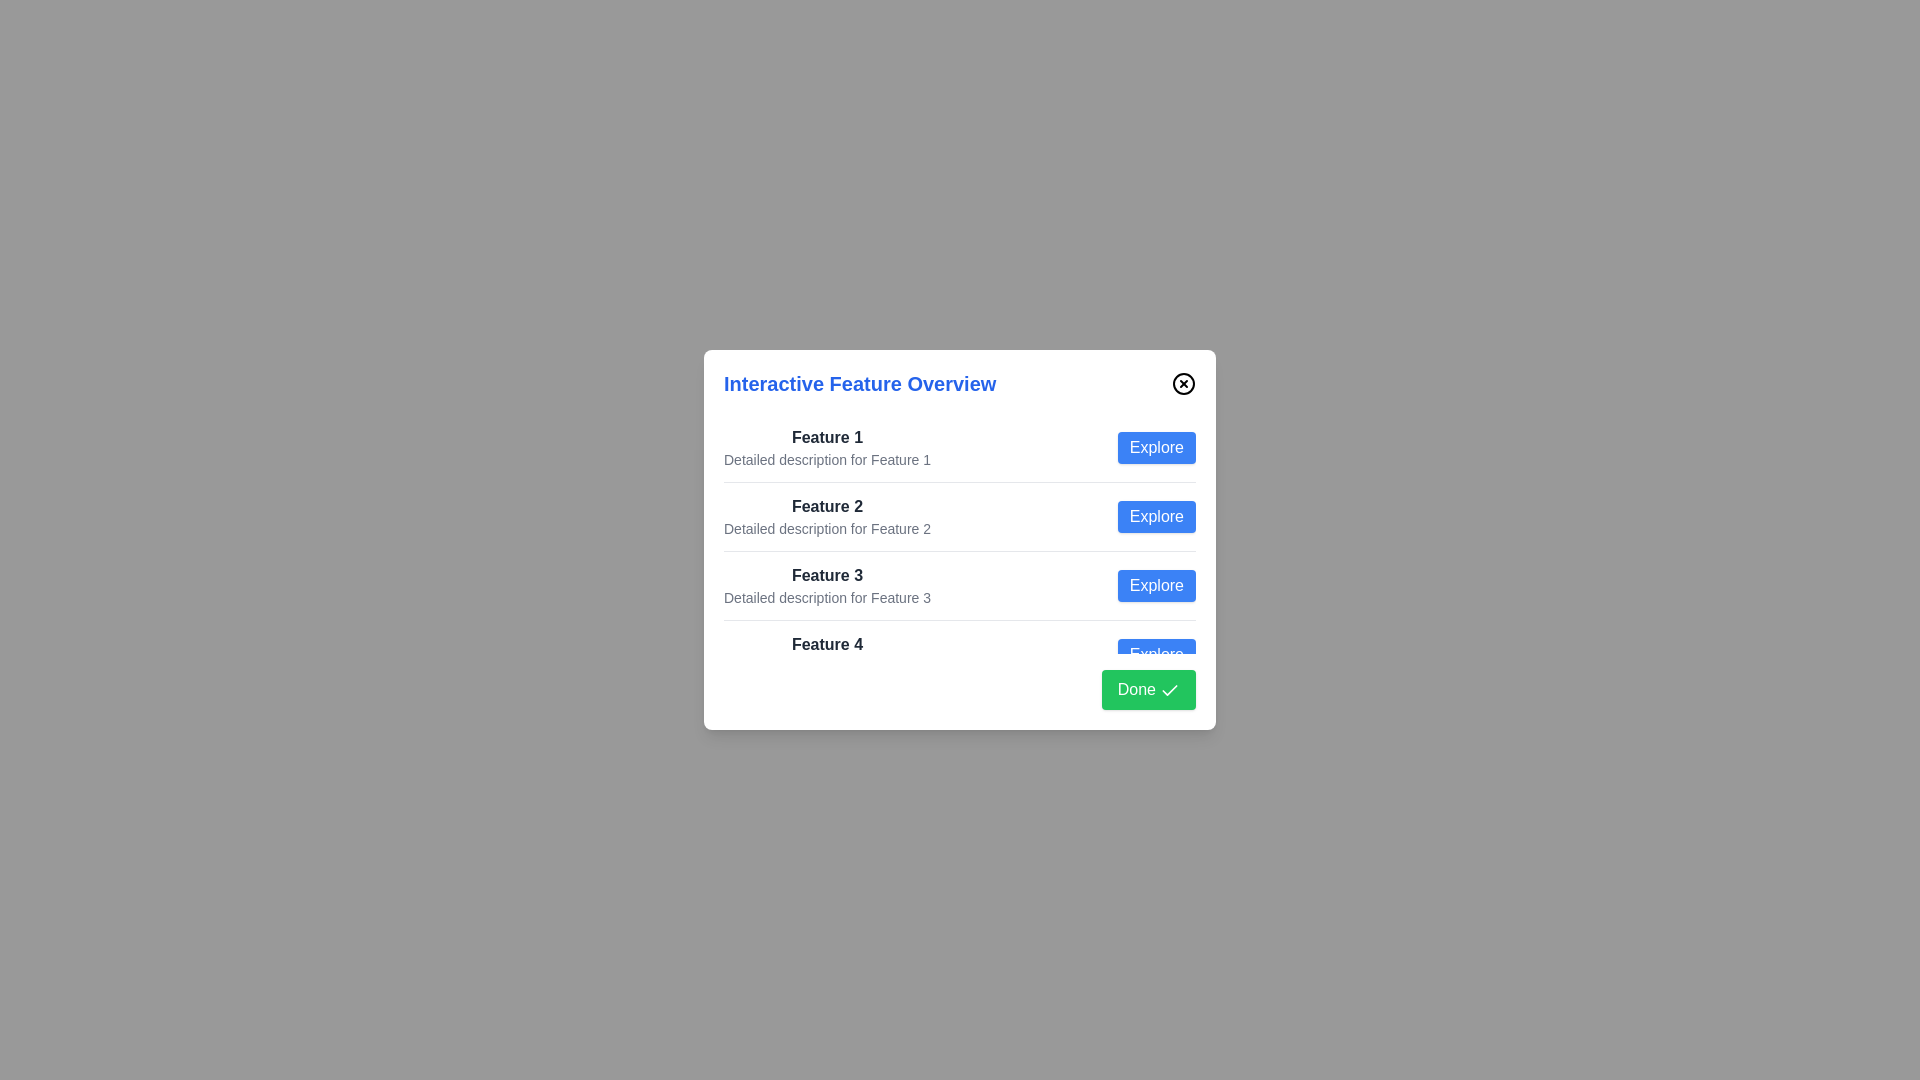 The width and height of the screenshot is (1920, 1080). Describe the element at coordinates (1156, 446) in the screenshot. I see `the 'Explore' button for feature 1` at that location.